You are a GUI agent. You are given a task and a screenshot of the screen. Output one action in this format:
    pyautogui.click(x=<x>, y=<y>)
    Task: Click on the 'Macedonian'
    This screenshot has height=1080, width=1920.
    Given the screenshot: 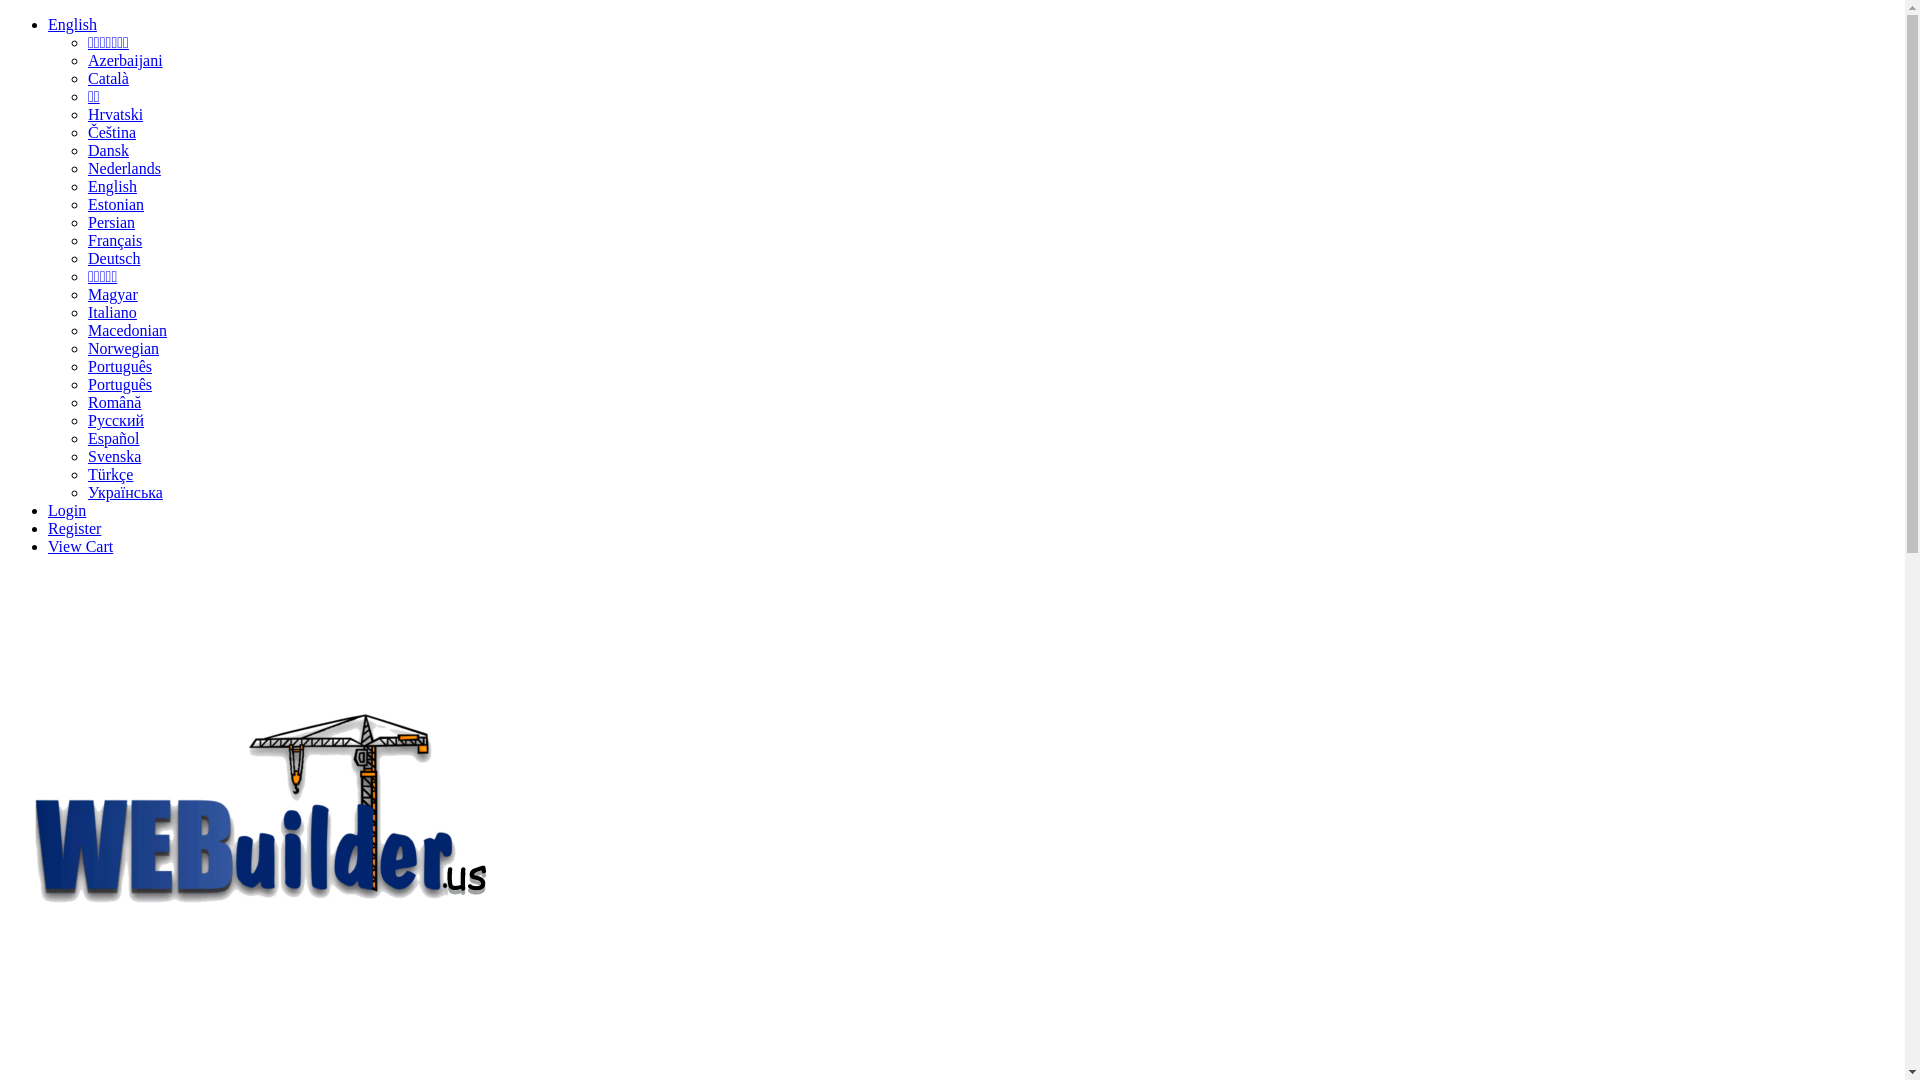 What is the action you would take?
    pyautogui.click(x=126, y=329)
    